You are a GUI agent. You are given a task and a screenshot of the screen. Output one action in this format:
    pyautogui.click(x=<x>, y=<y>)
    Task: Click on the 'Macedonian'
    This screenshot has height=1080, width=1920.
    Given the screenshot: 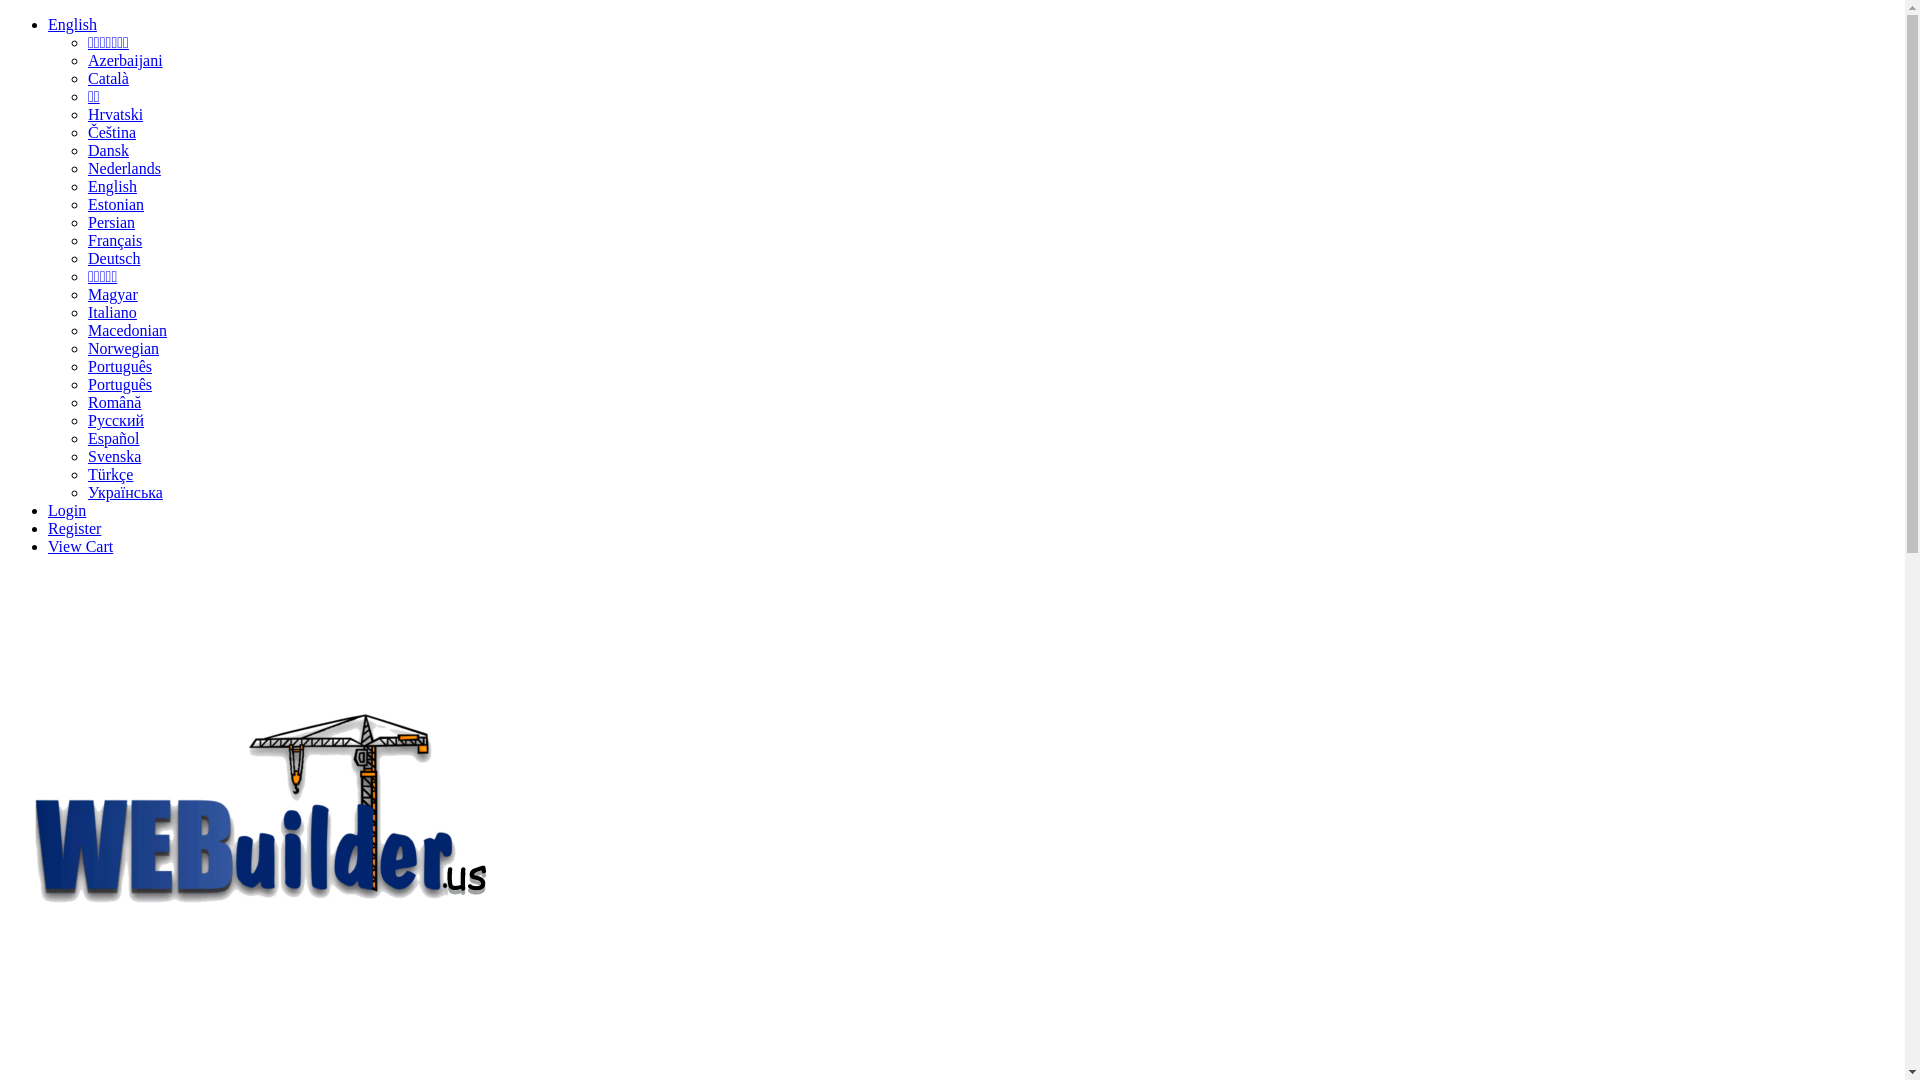 What is the action you would take?
    pyautogui.click(x=126, y=329)
    